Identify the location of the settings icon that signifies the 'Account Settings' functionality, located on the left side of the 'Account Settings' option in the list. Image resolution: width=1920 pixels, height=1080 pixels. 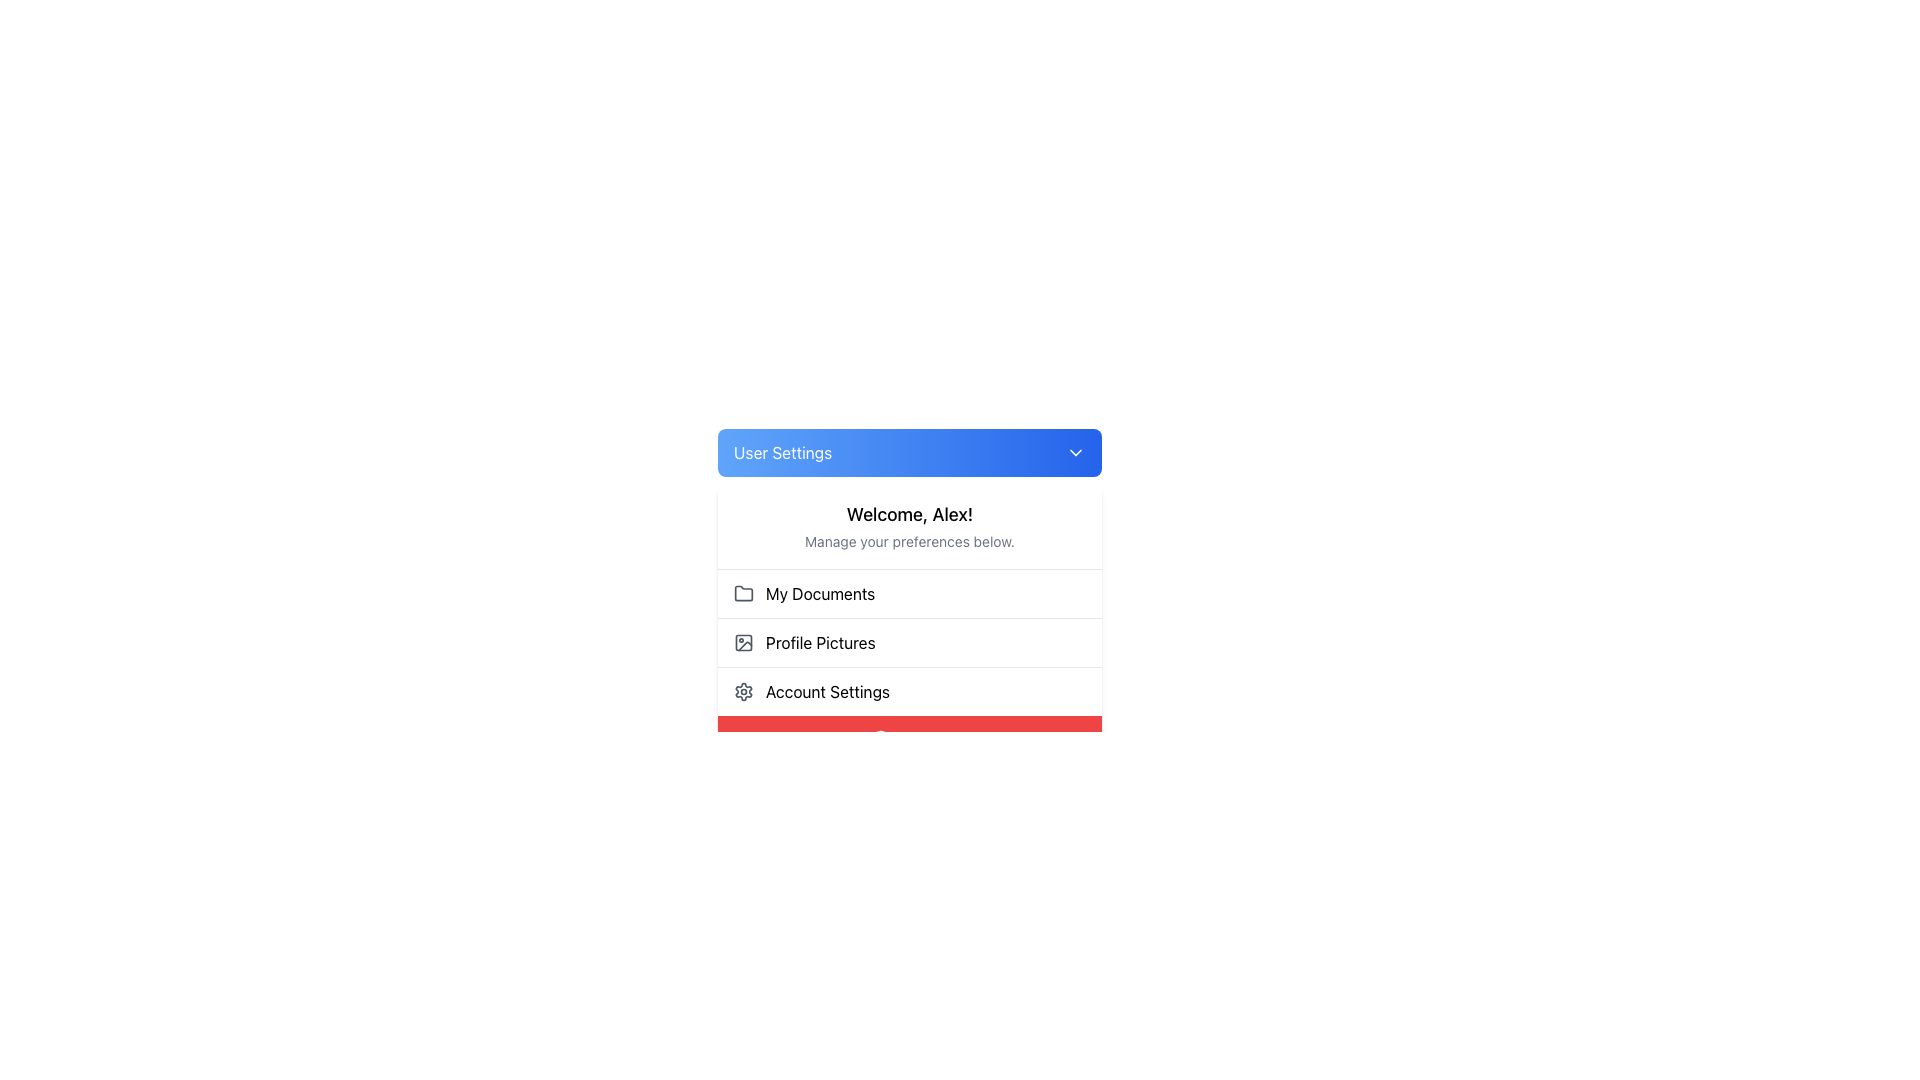
(743, 690).